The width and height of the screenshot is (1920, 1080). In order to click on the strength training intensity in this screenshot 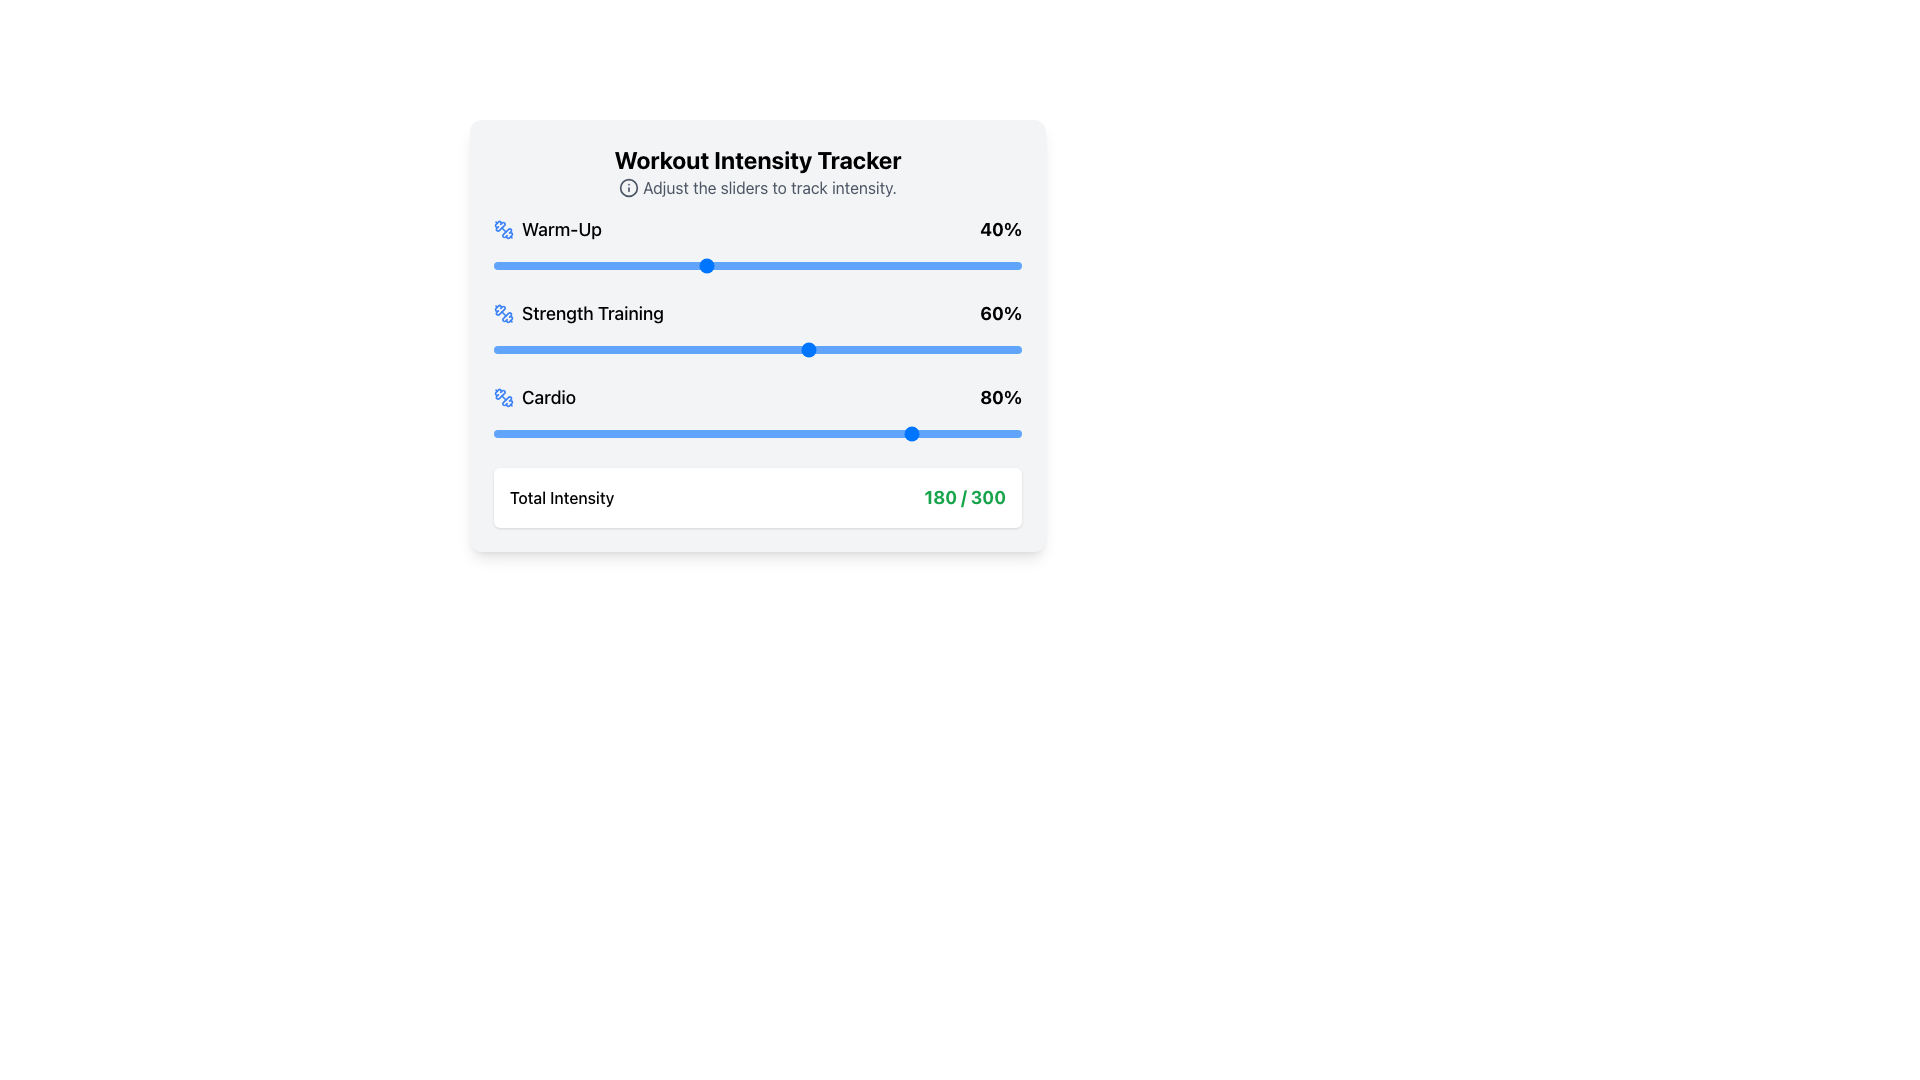, I will do `click(931, 349)`.